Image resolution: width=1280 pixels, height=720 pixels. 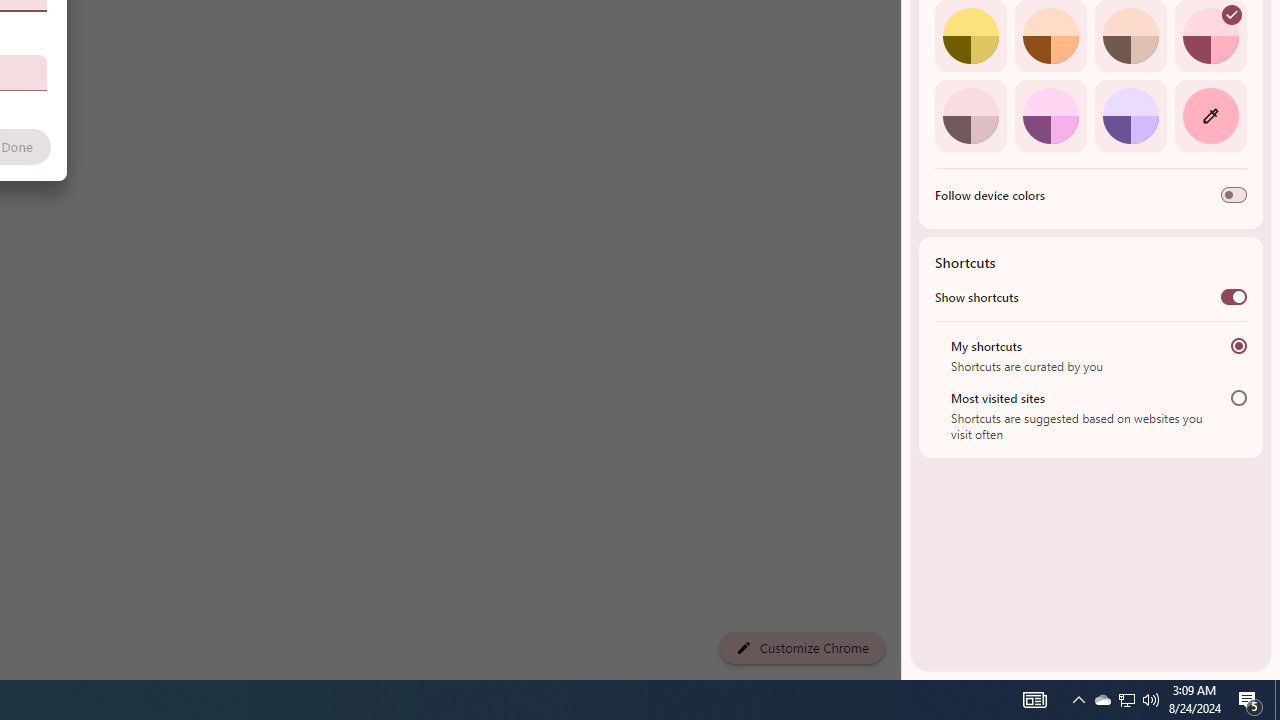 What do you see at coordinates (1049, 36) in the screenshot?
I see `'Orange'` at bounding box center [1049, 36].